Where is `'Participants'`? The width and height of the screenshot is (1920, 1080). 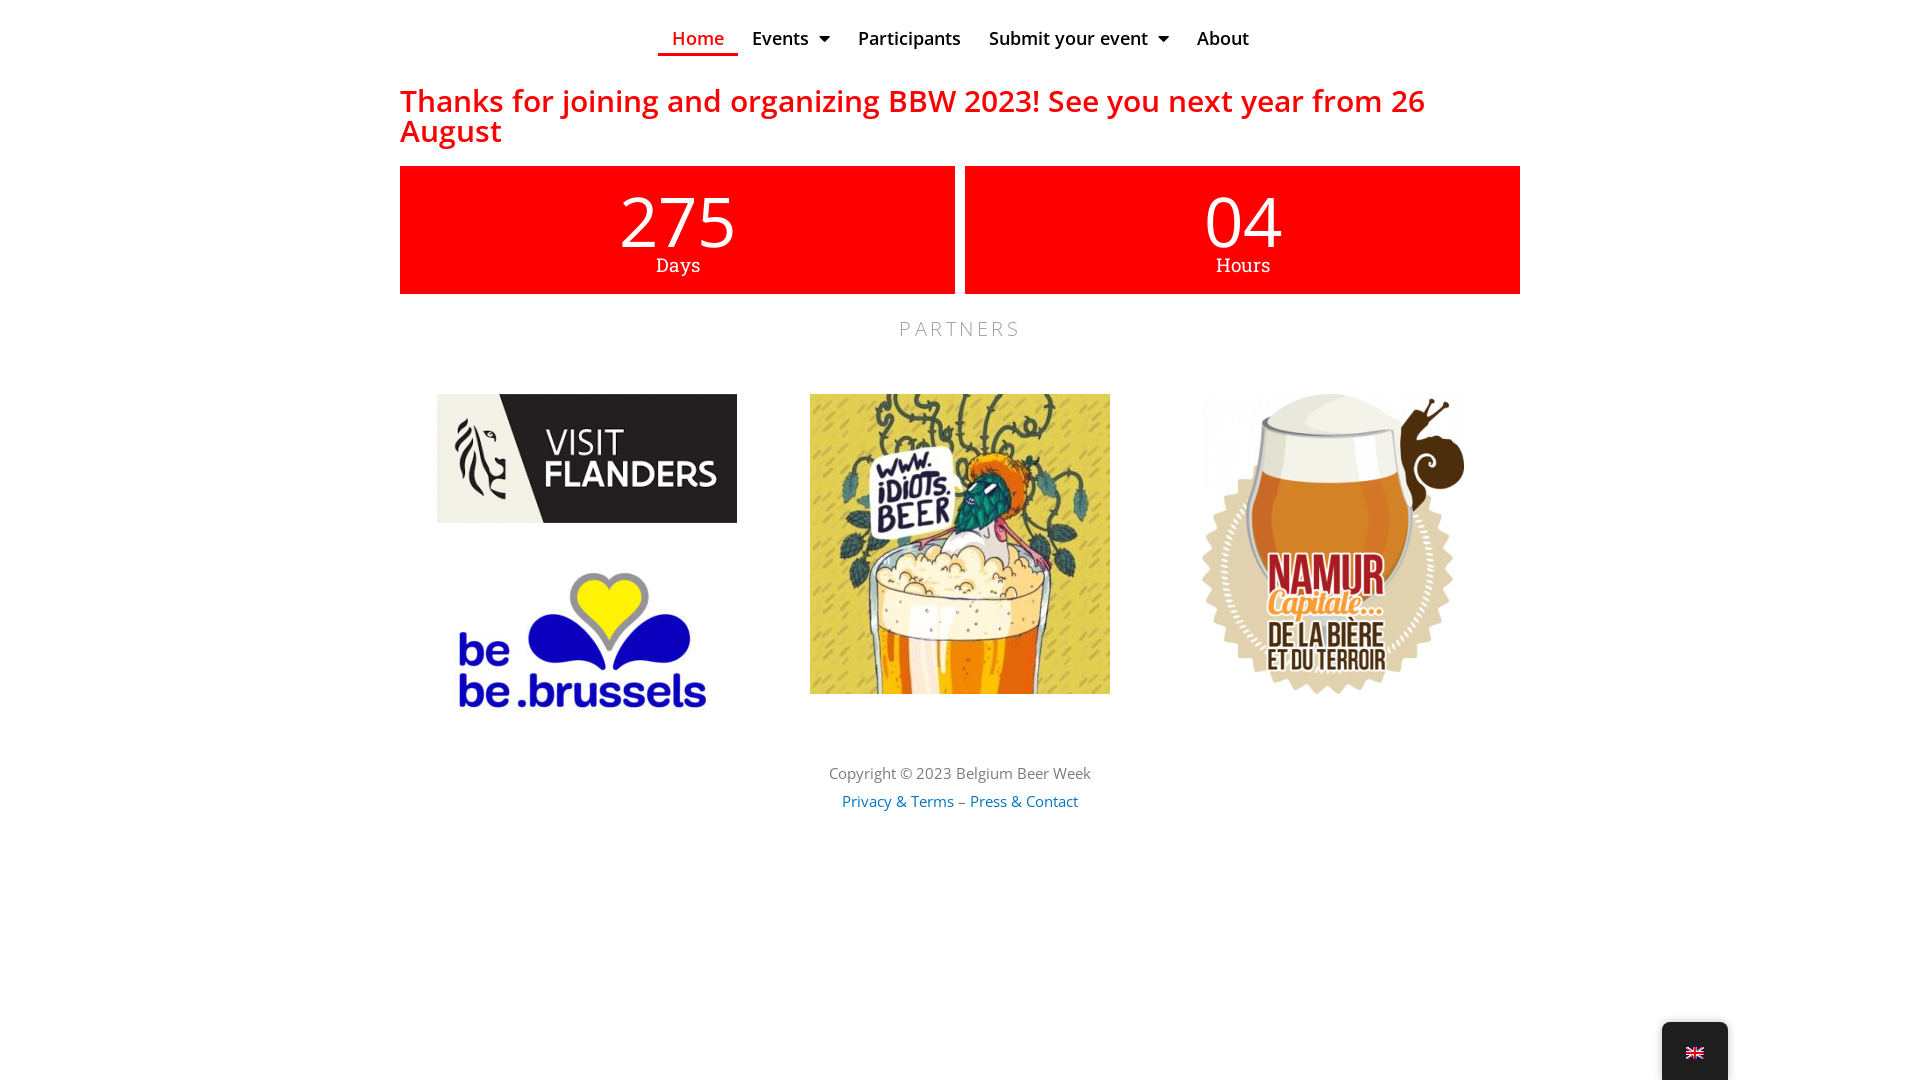
'Participants' is located at coordinates (908, 38).